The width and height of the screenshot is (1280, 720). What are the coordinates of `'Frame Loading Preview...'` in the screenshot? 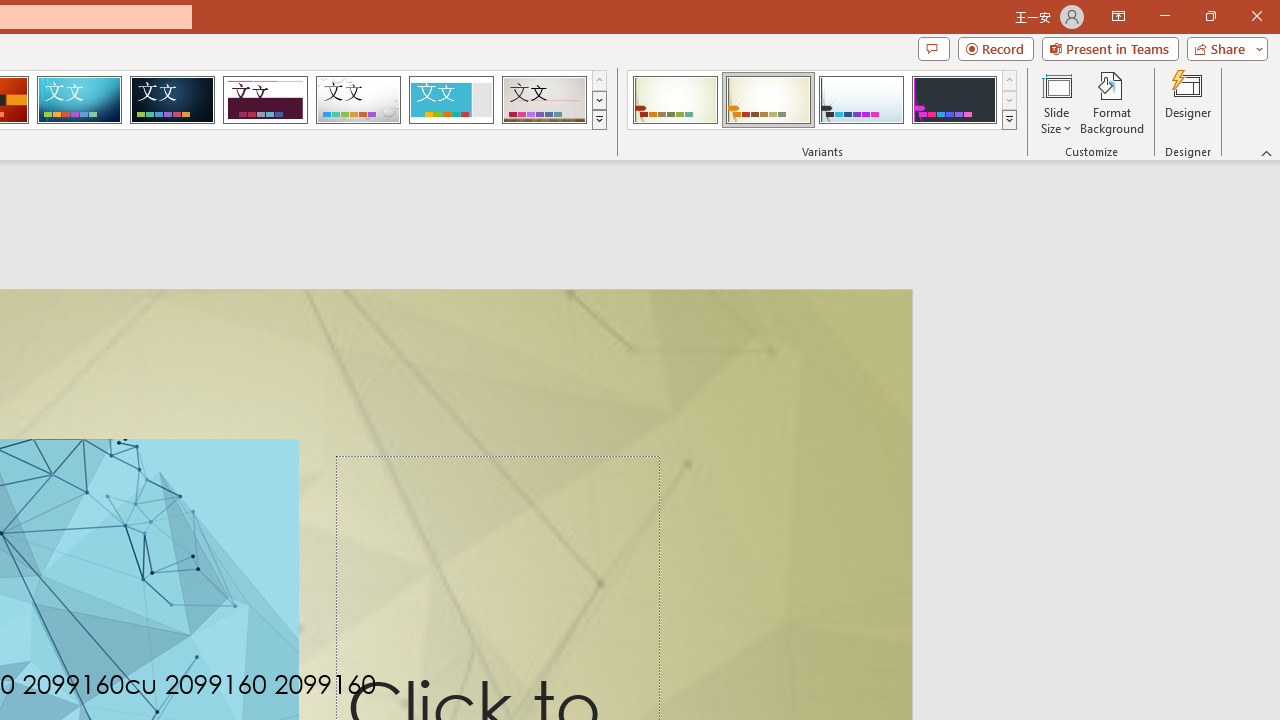 It's located at (450, 100).